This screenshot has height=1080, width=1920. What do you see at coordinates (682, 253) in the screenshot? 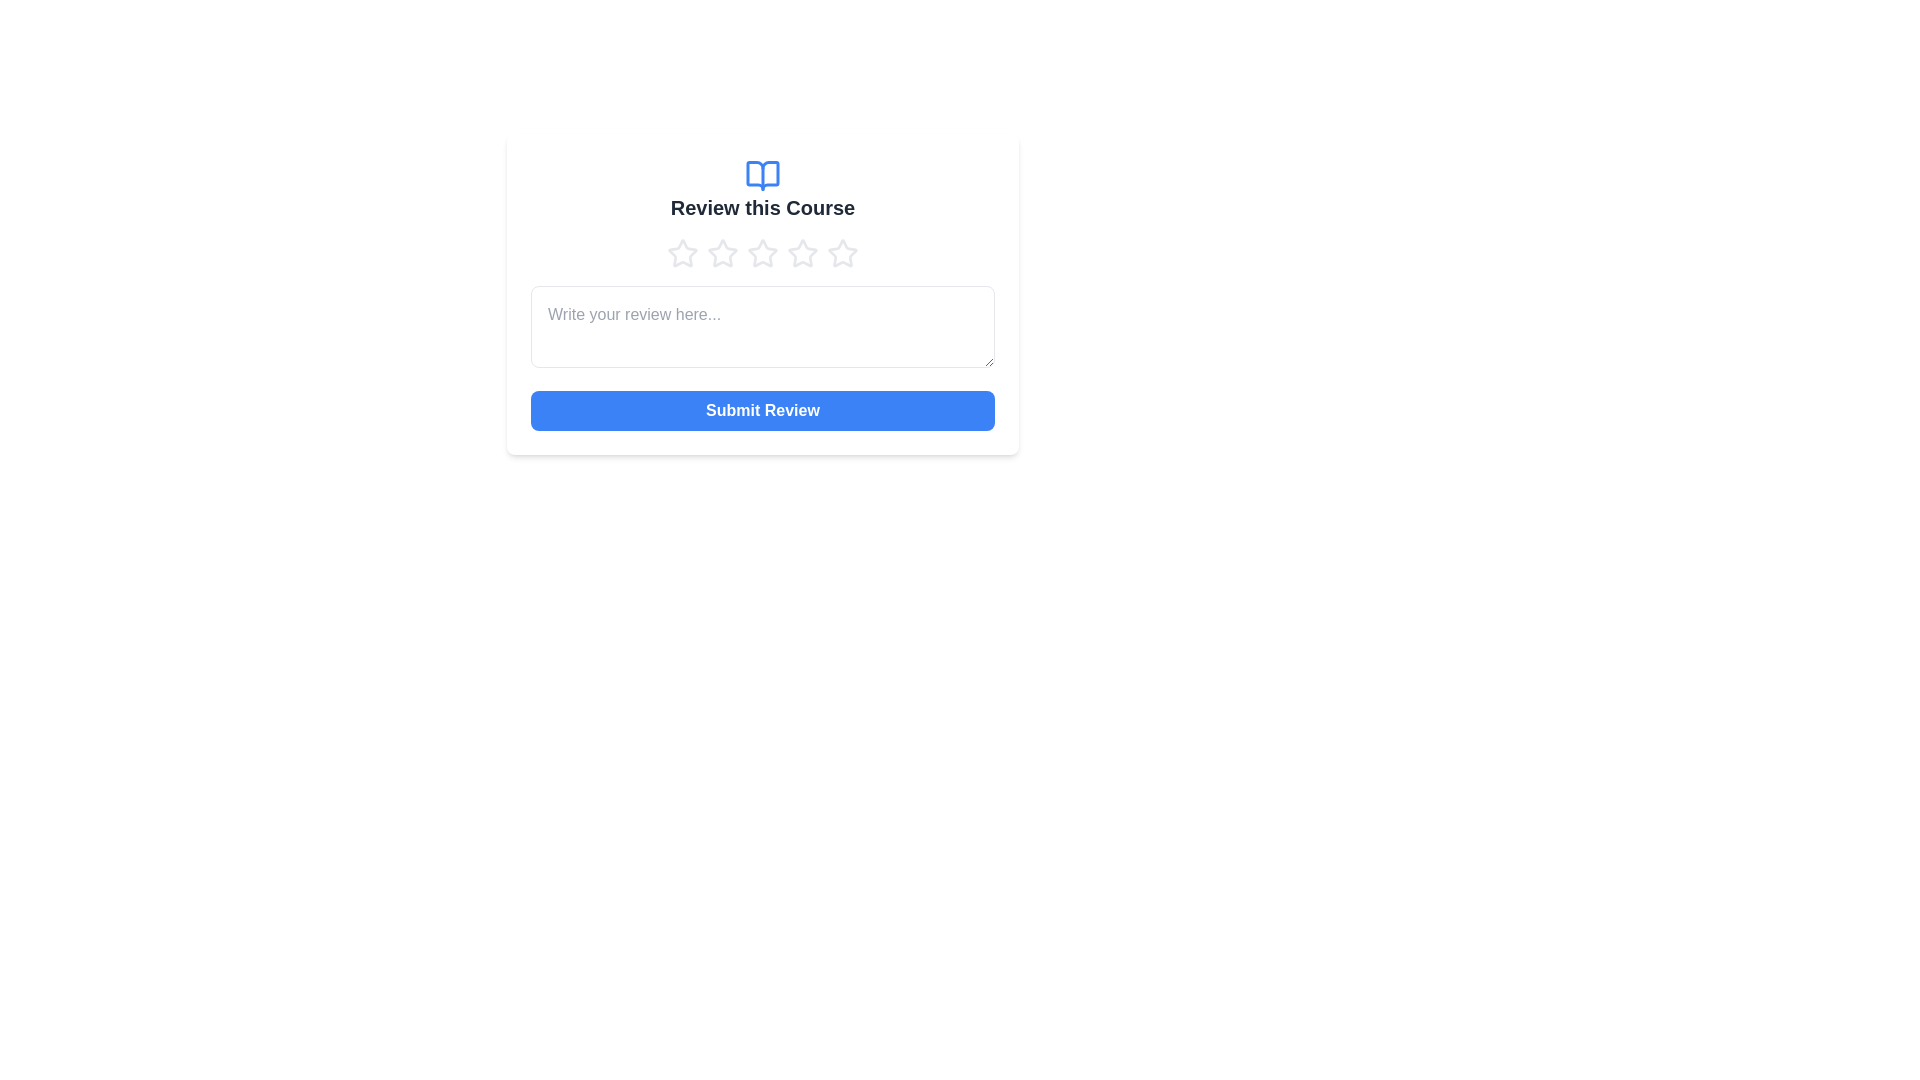
I see `the first star in the horizontal row of five star icons` at bounding box center [682, 253].